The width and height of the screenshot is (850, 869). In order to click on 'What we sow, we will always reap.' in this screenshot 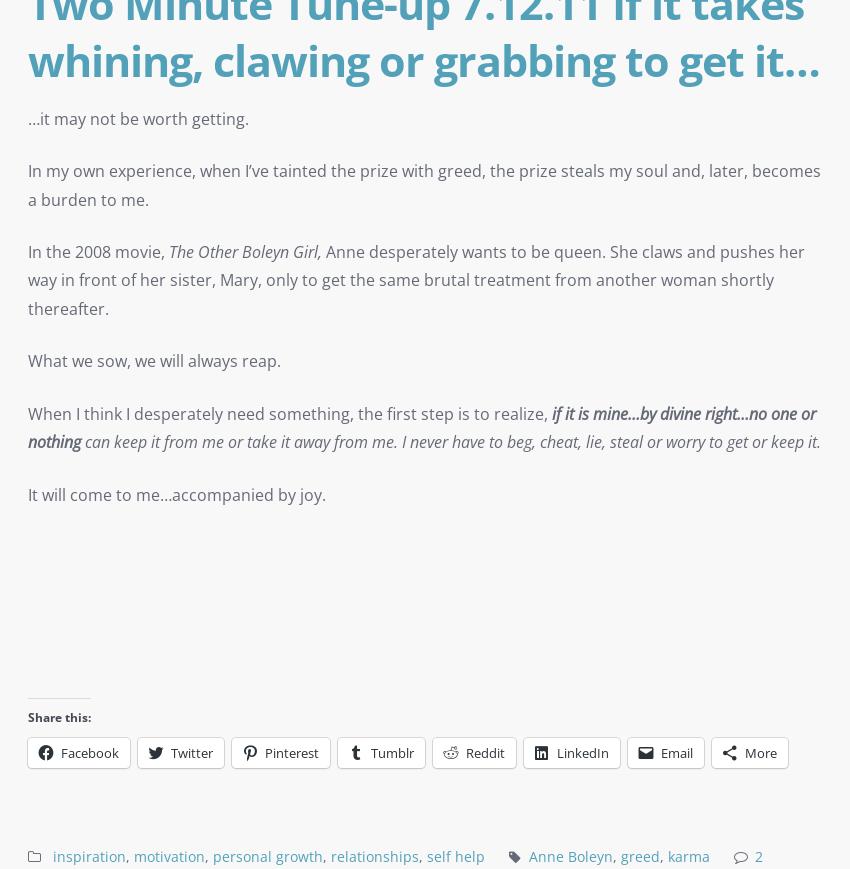, I will do `click(154, 359)`.